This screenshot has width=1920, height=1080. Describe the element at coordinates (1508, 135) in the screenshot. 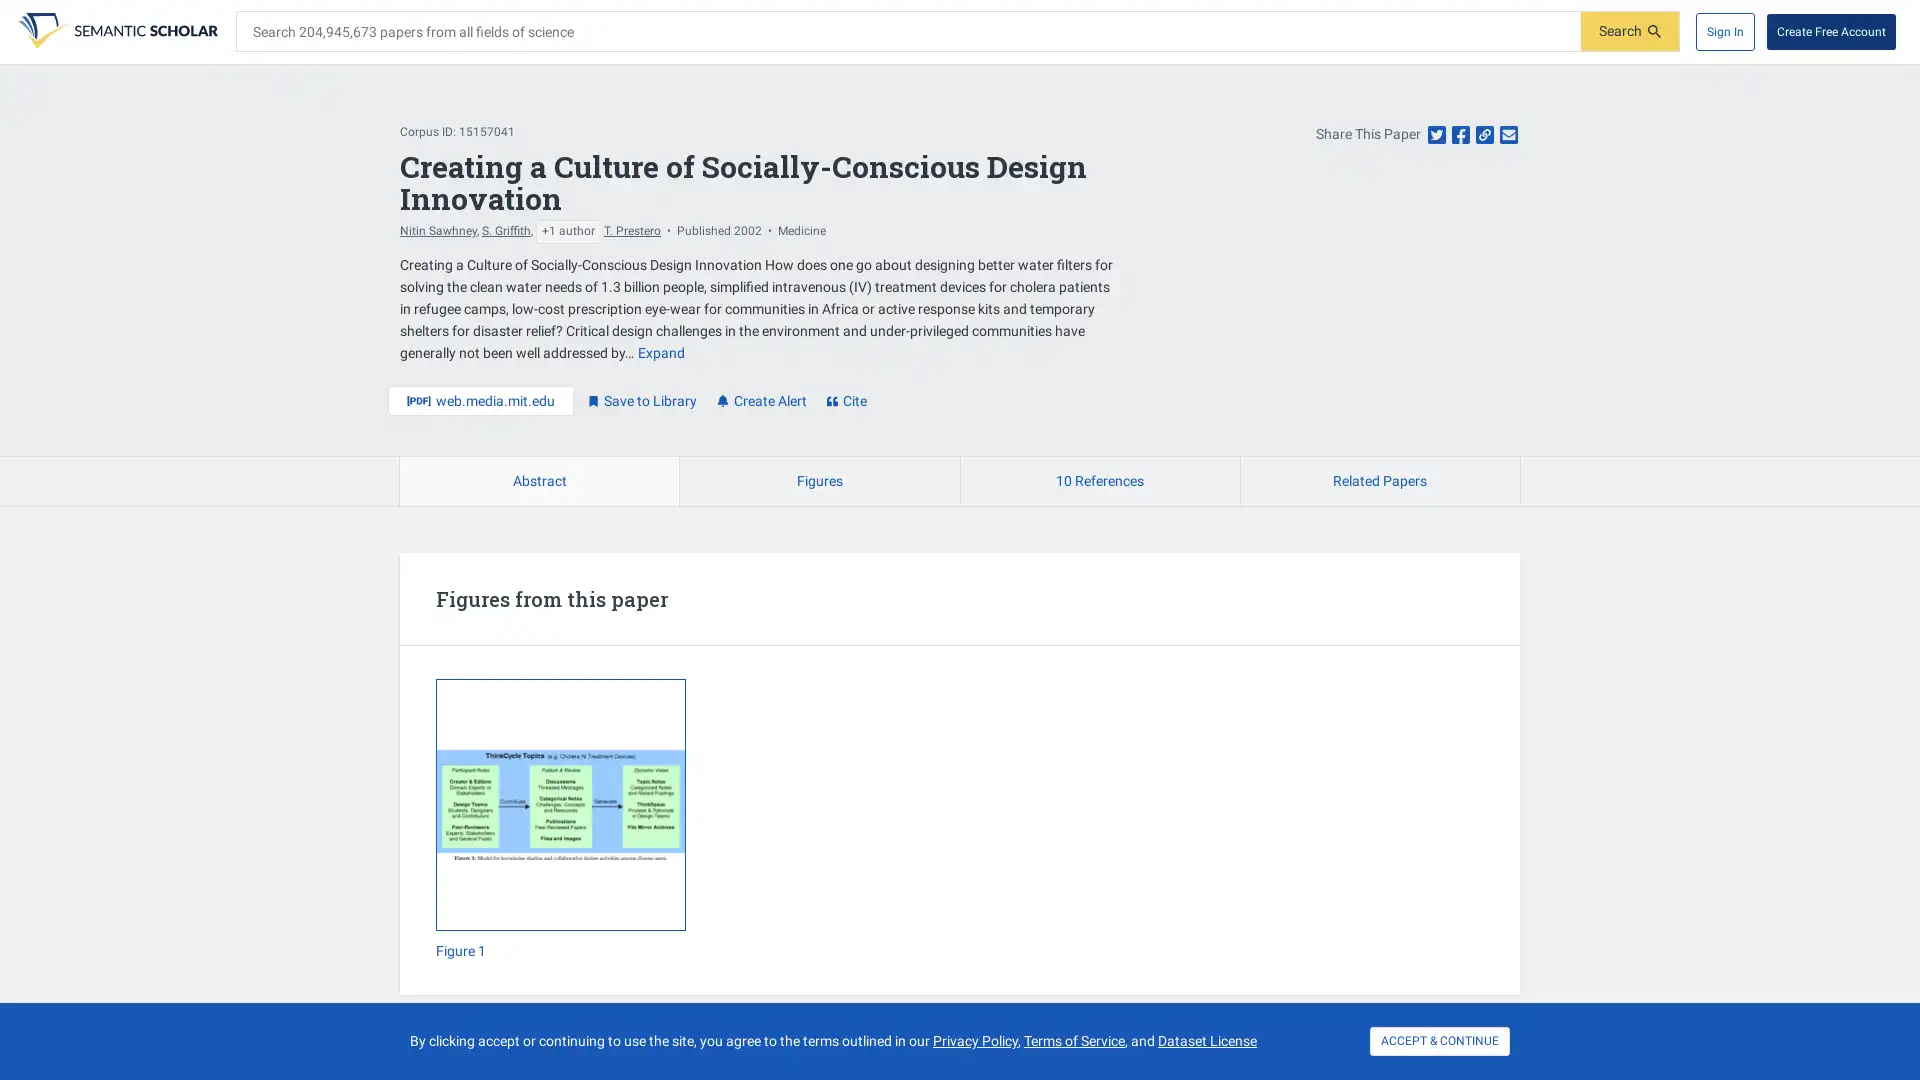

I see `Email paper` at that location.